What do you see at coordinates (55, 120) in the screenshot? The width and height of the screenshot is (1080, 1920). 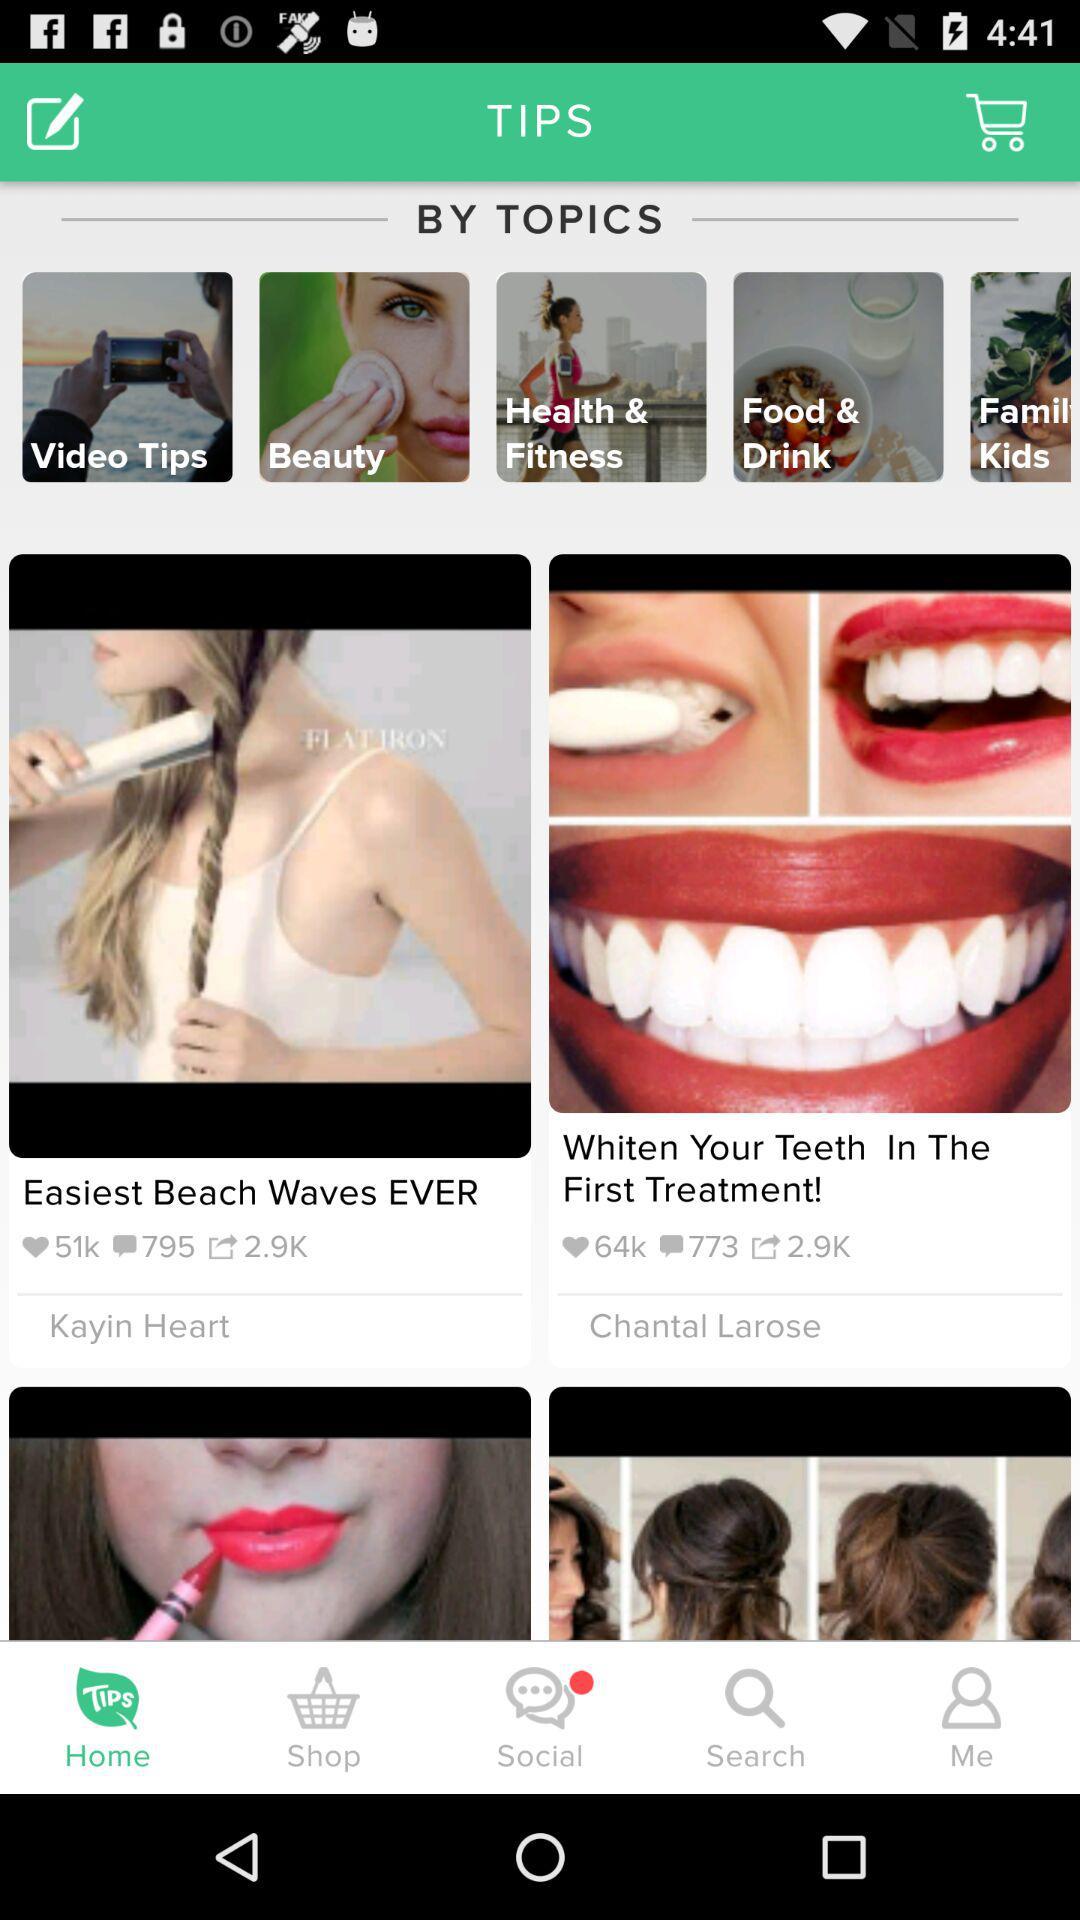 I see `the button at the top left corner of the page` at bounding box center [55, 120].